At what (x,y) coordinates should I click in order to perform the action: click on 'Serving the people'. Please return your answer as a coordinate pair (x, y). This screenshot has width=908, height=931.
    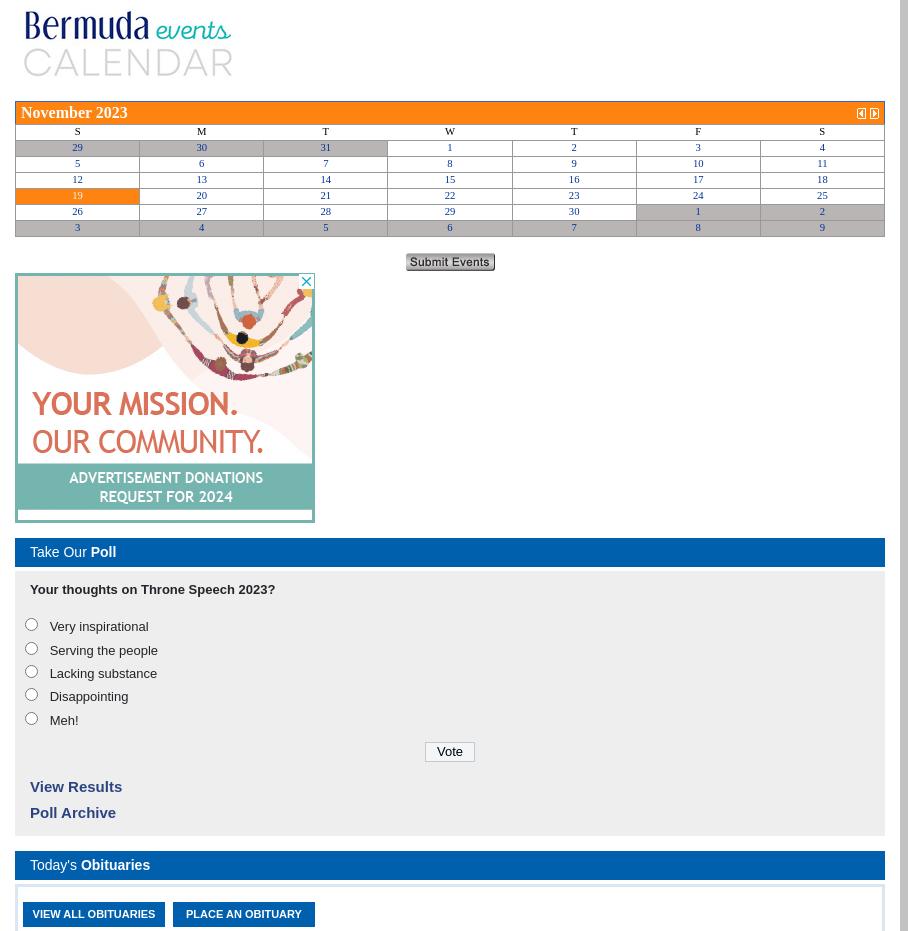
    Looking at the image, I should click on (102, 649).